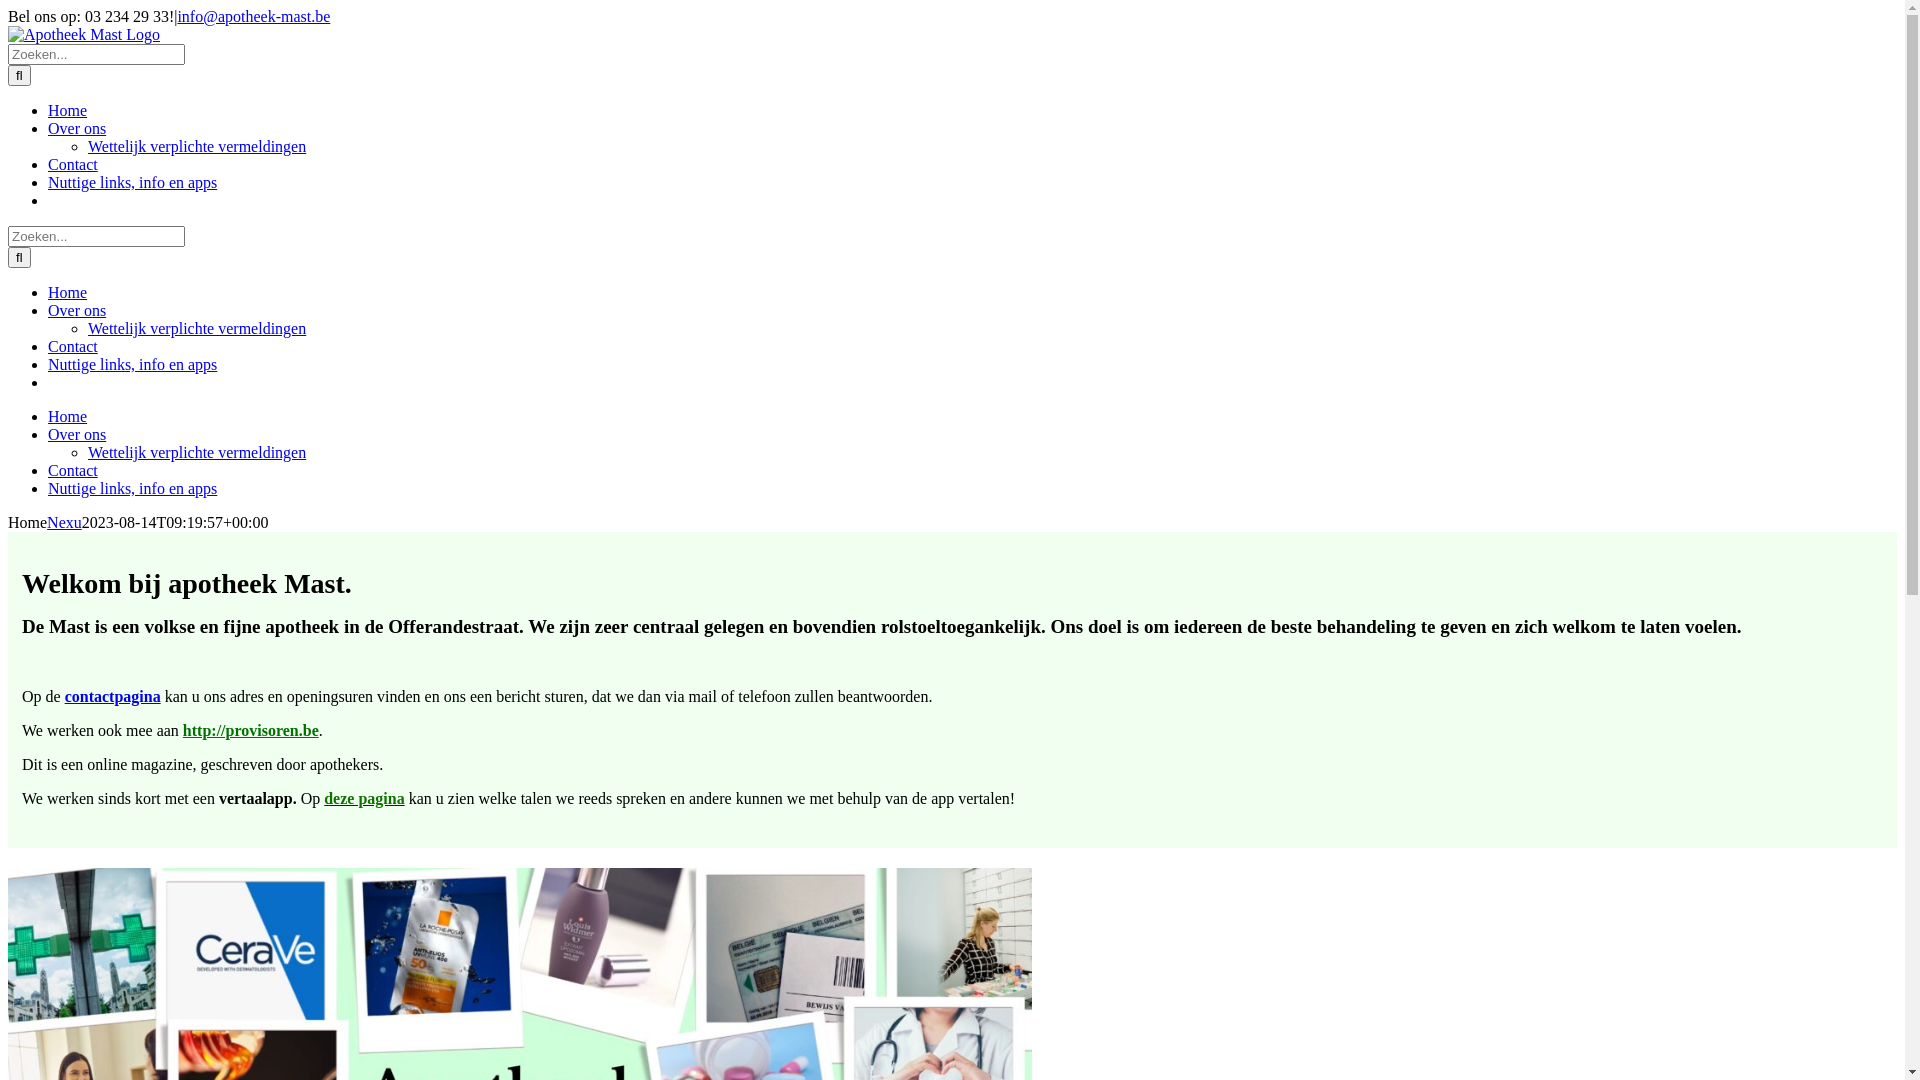  I want to click on 'Nuttige links, info en apps', so click(131, 182).